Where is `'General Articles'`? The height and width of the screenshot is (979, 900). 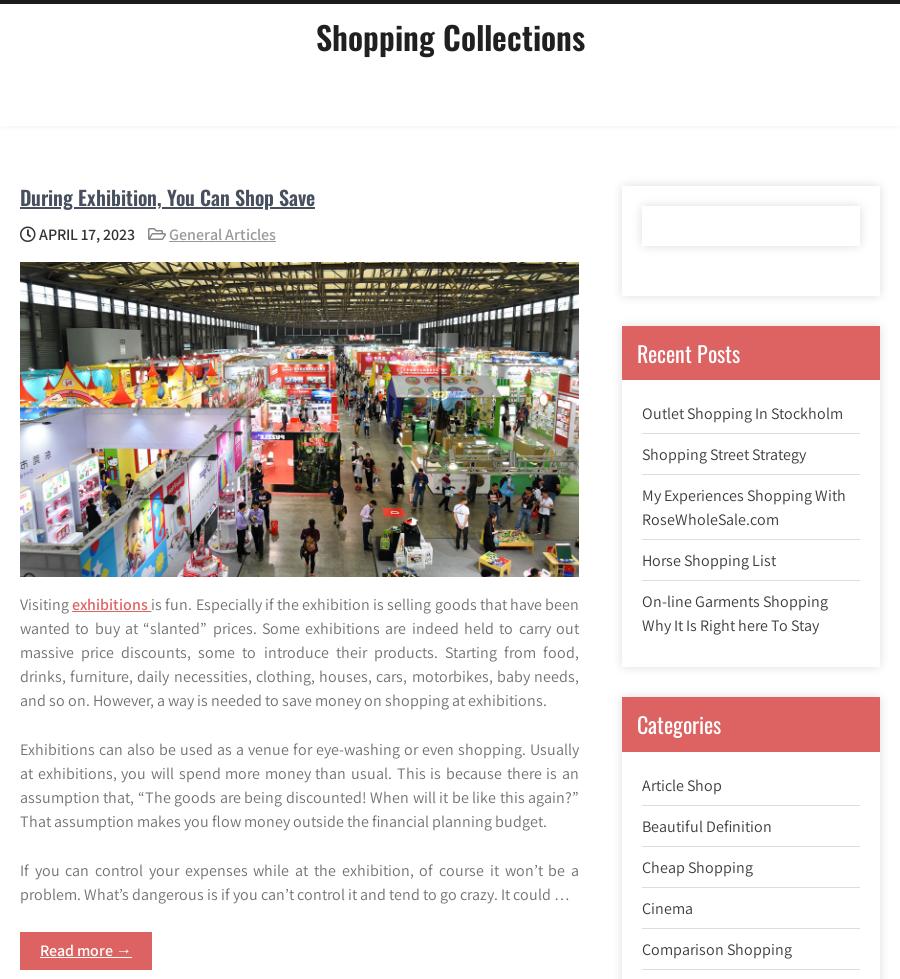
'General Articles' is located at coordinates (222, 234).